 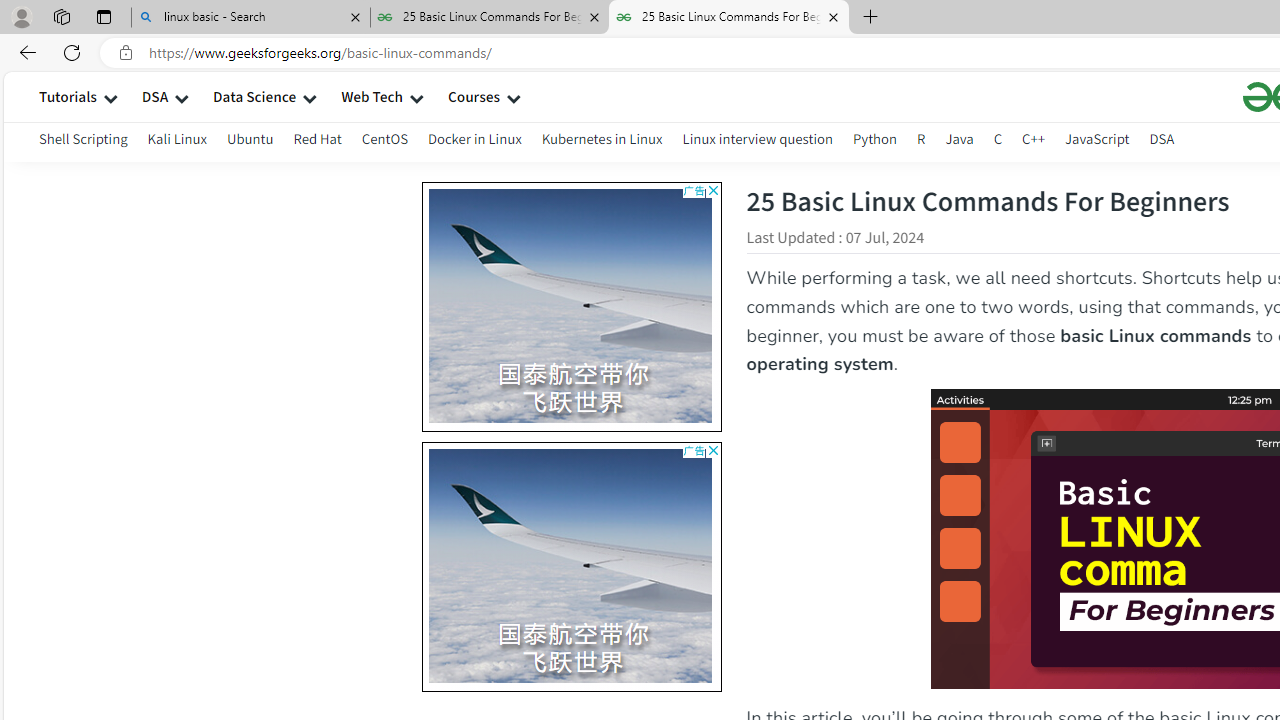 What do you see at coordinates (728, 17) in the screenshot?
I see `'25 Basic Linux Commands For Beginners - GeeksforGeeks'` at bounding box center [728, 17].